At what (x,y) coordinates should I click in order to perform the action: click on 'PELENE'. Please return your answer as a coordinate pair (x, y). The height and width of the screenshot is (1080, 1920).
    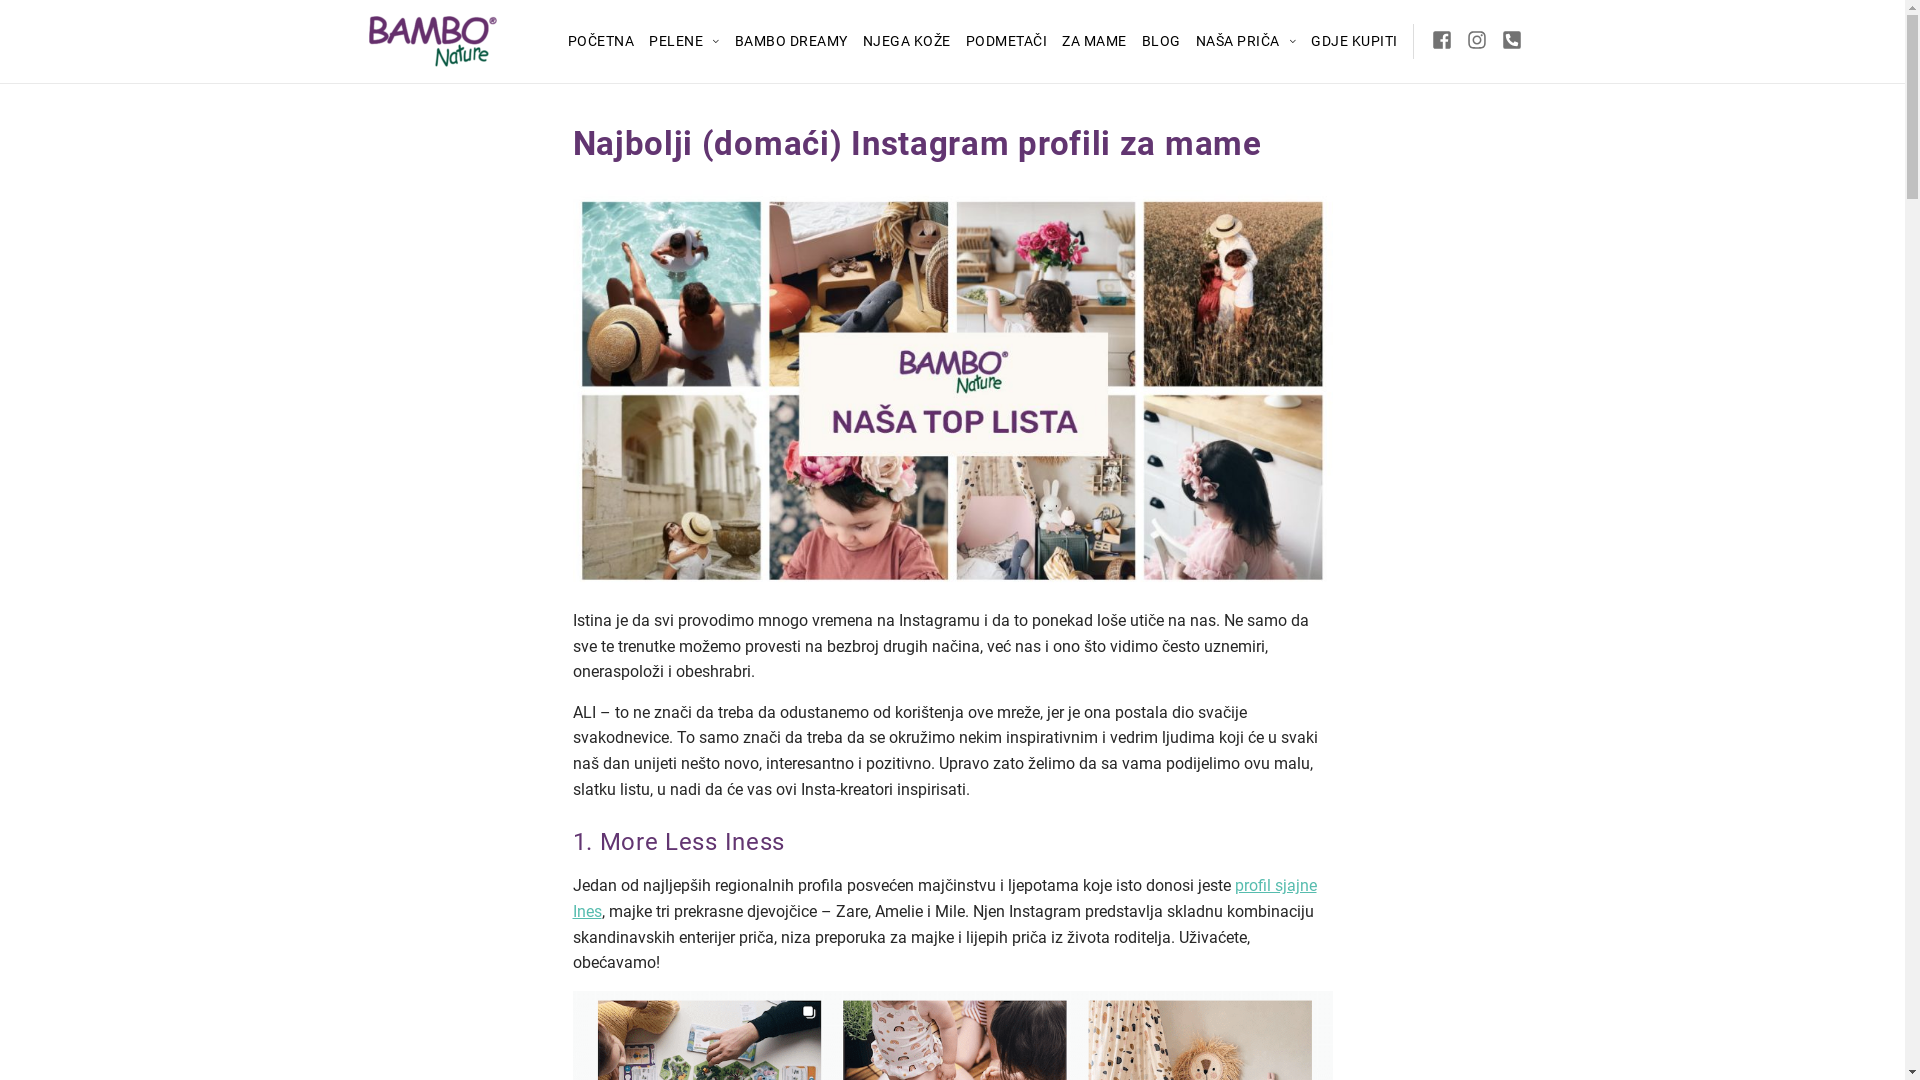
    Looking at the image, I should click on (684, 41).